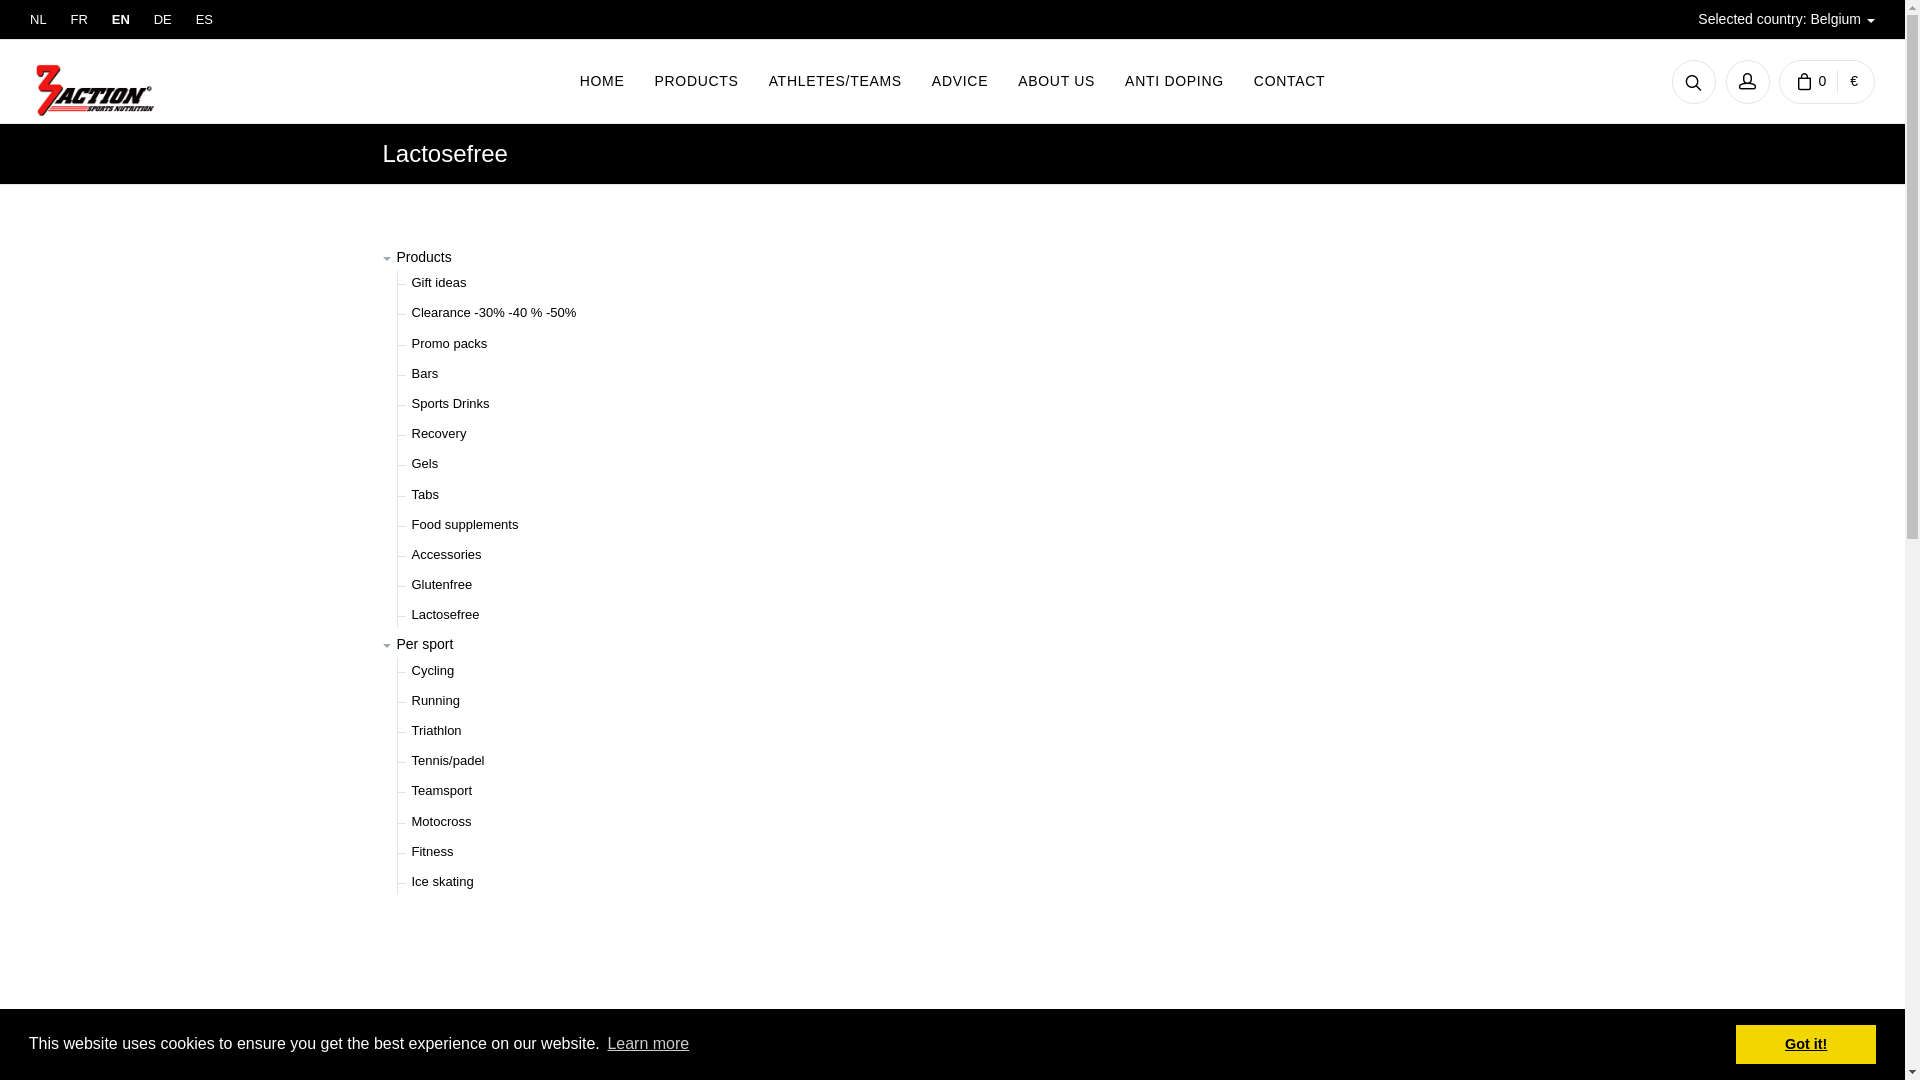  What do you see at coordinates (441, 584) in the screenshot?
I see `'Glutenfree'` at bounding box center [441, 584].